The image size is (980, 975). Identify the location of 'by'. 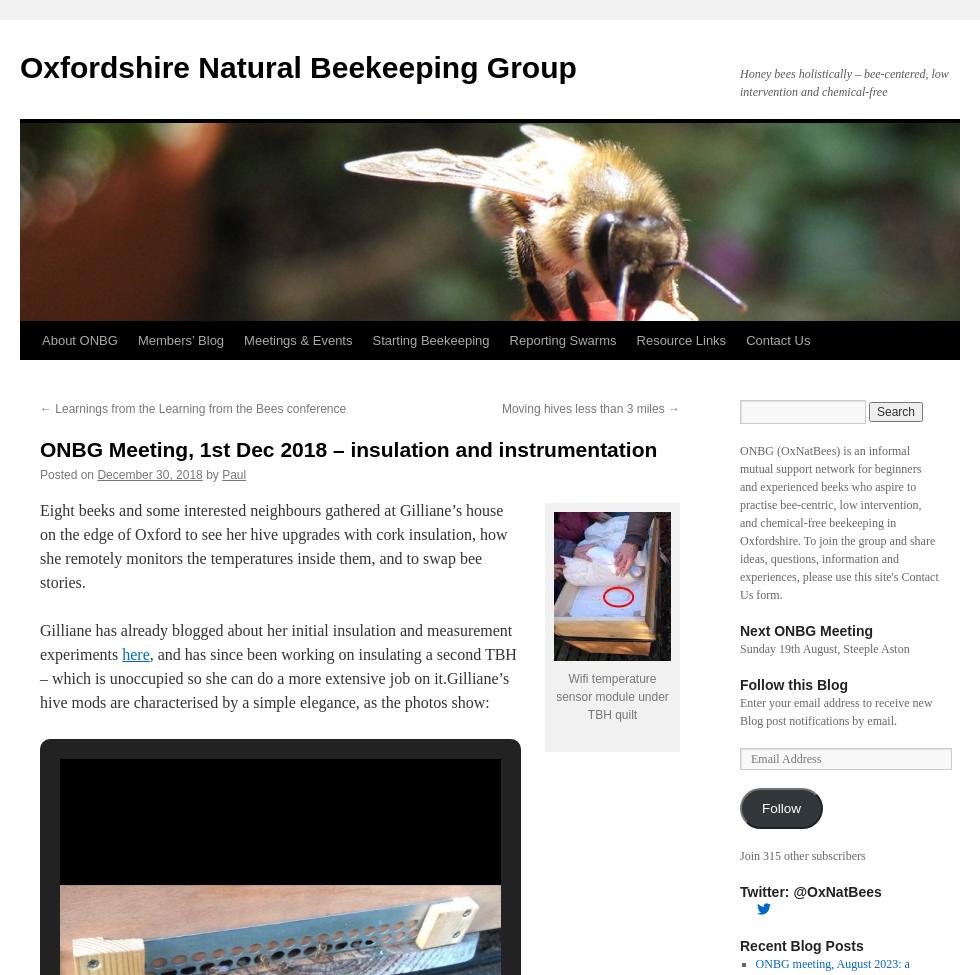
(205, 475).